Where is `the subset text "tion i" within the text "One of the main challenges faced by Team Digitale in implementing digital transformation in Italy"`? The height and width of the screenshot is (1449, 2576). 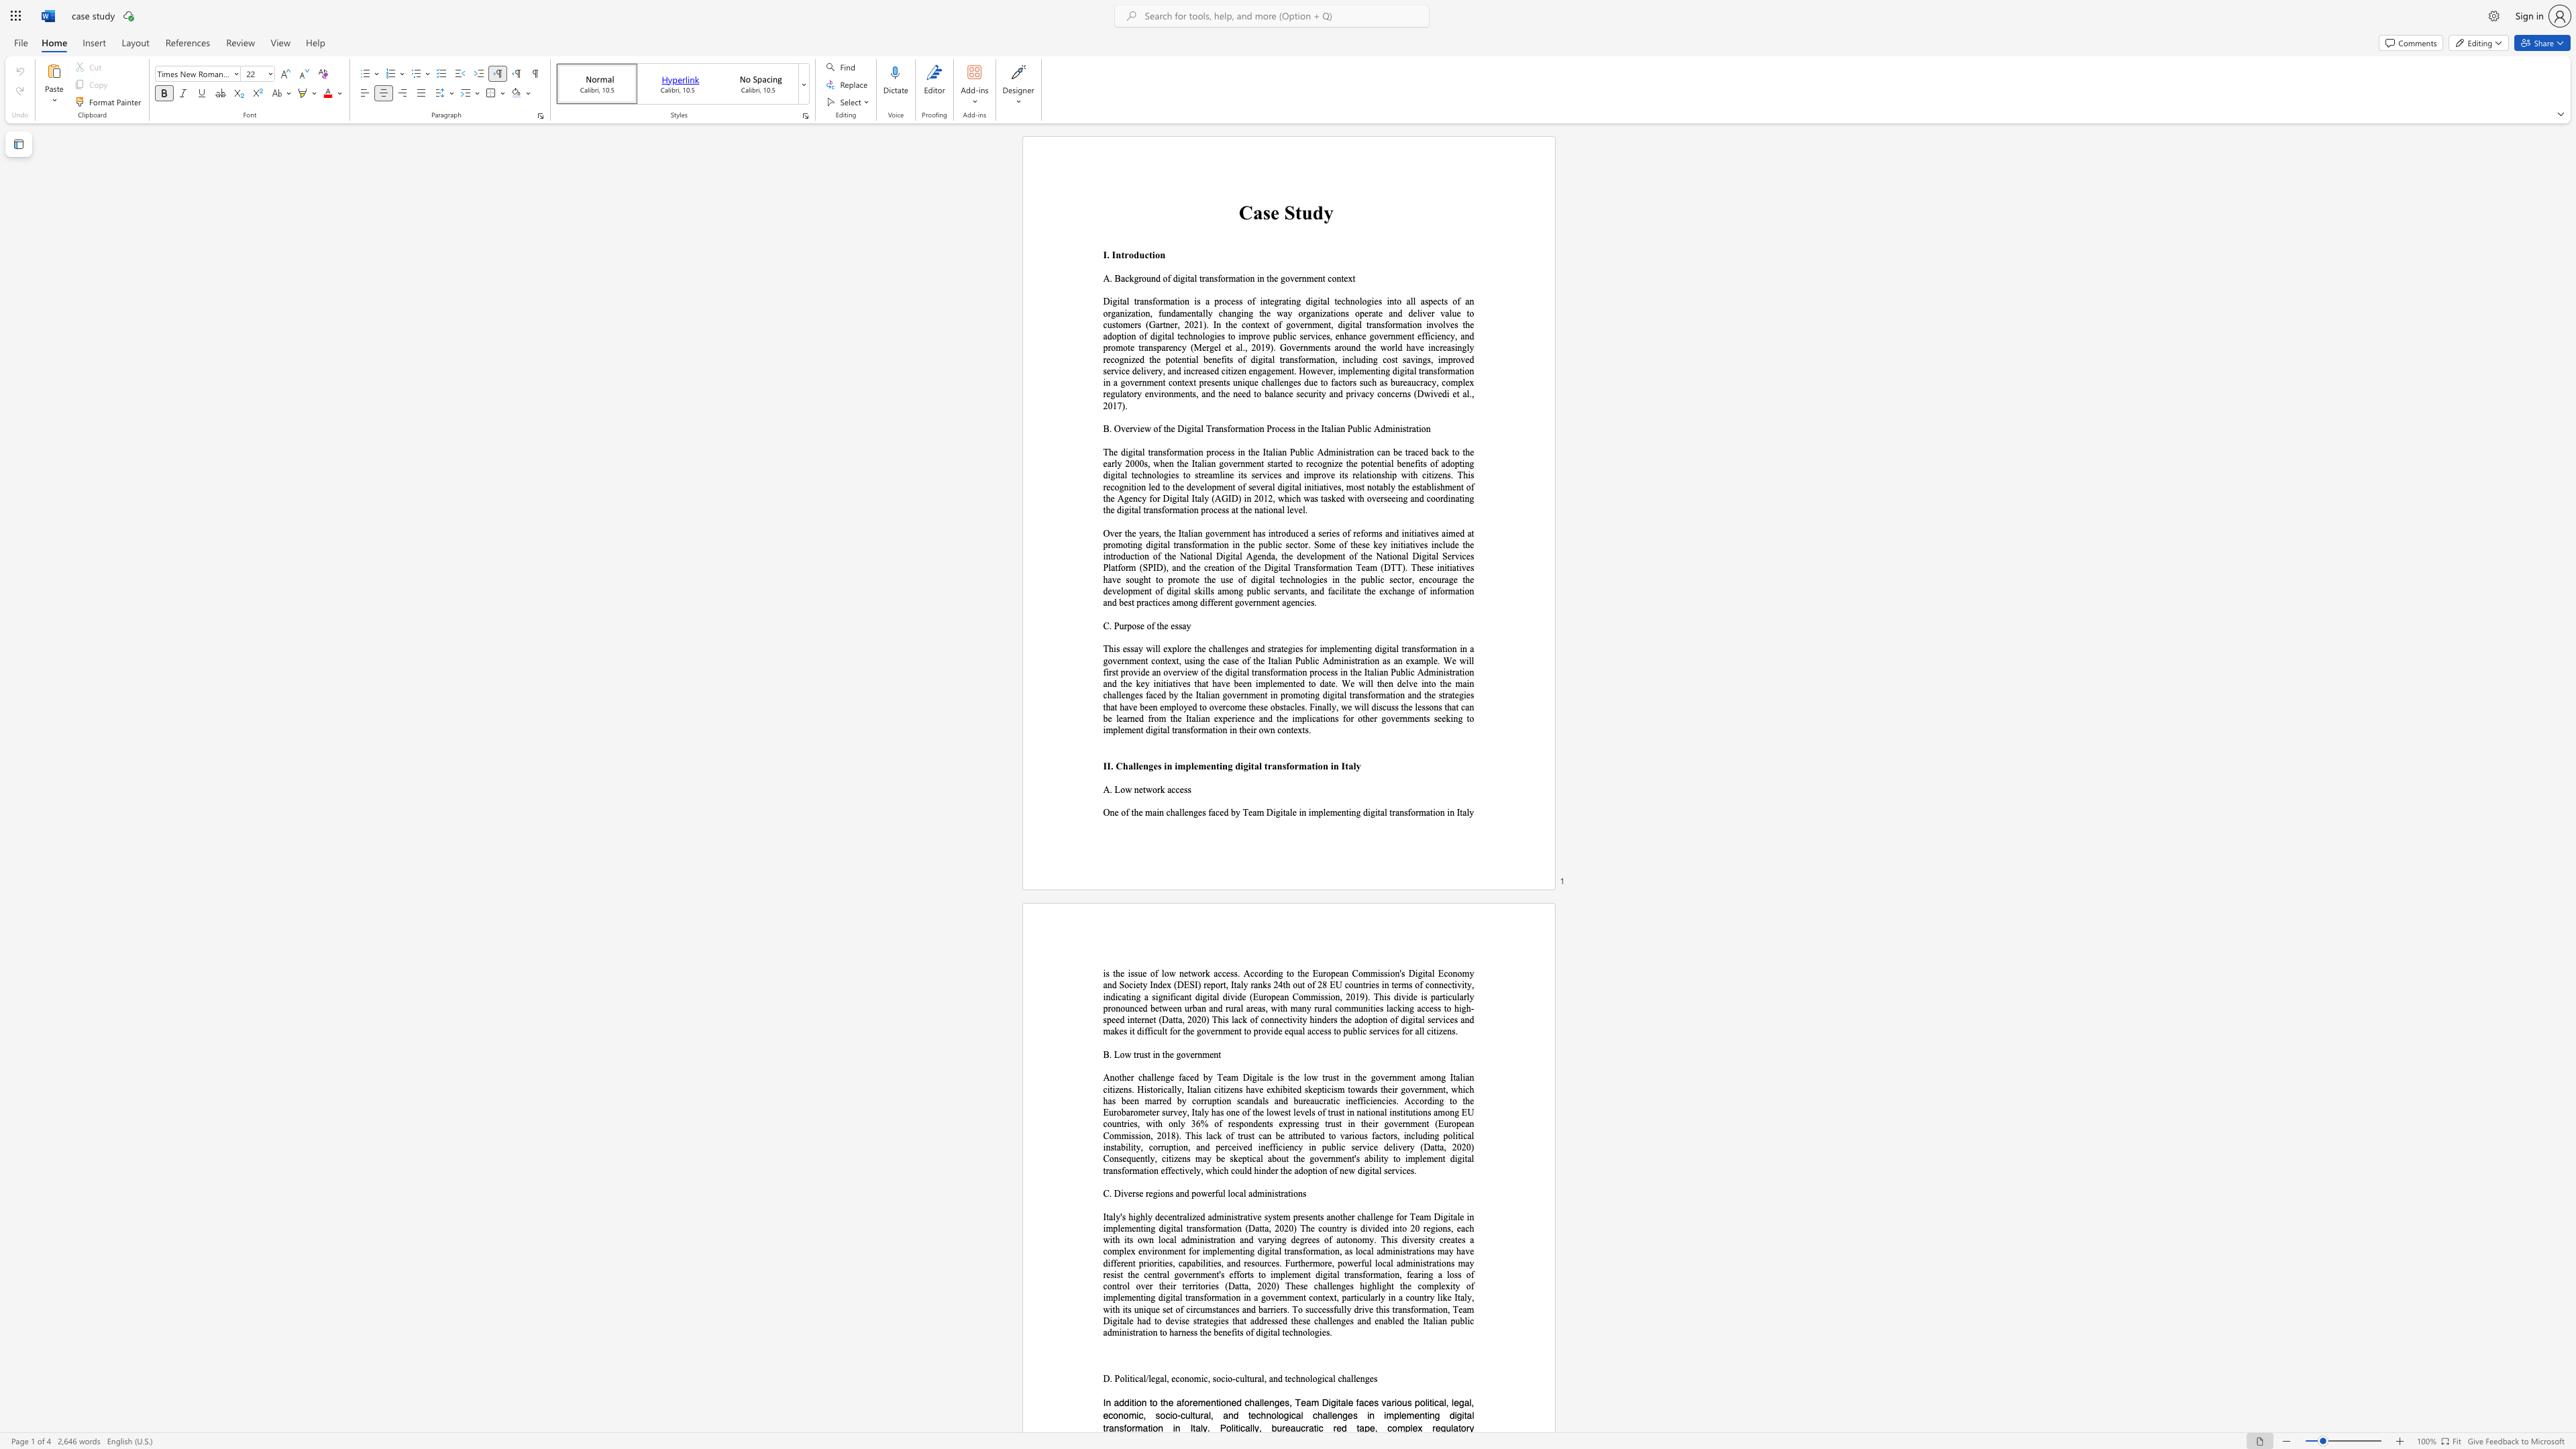
the subset text "tion i" within the text "One of the main challenges faced by Team Digitale in implementing digital transformation in Italy" is located at coordinates (1430, 812).